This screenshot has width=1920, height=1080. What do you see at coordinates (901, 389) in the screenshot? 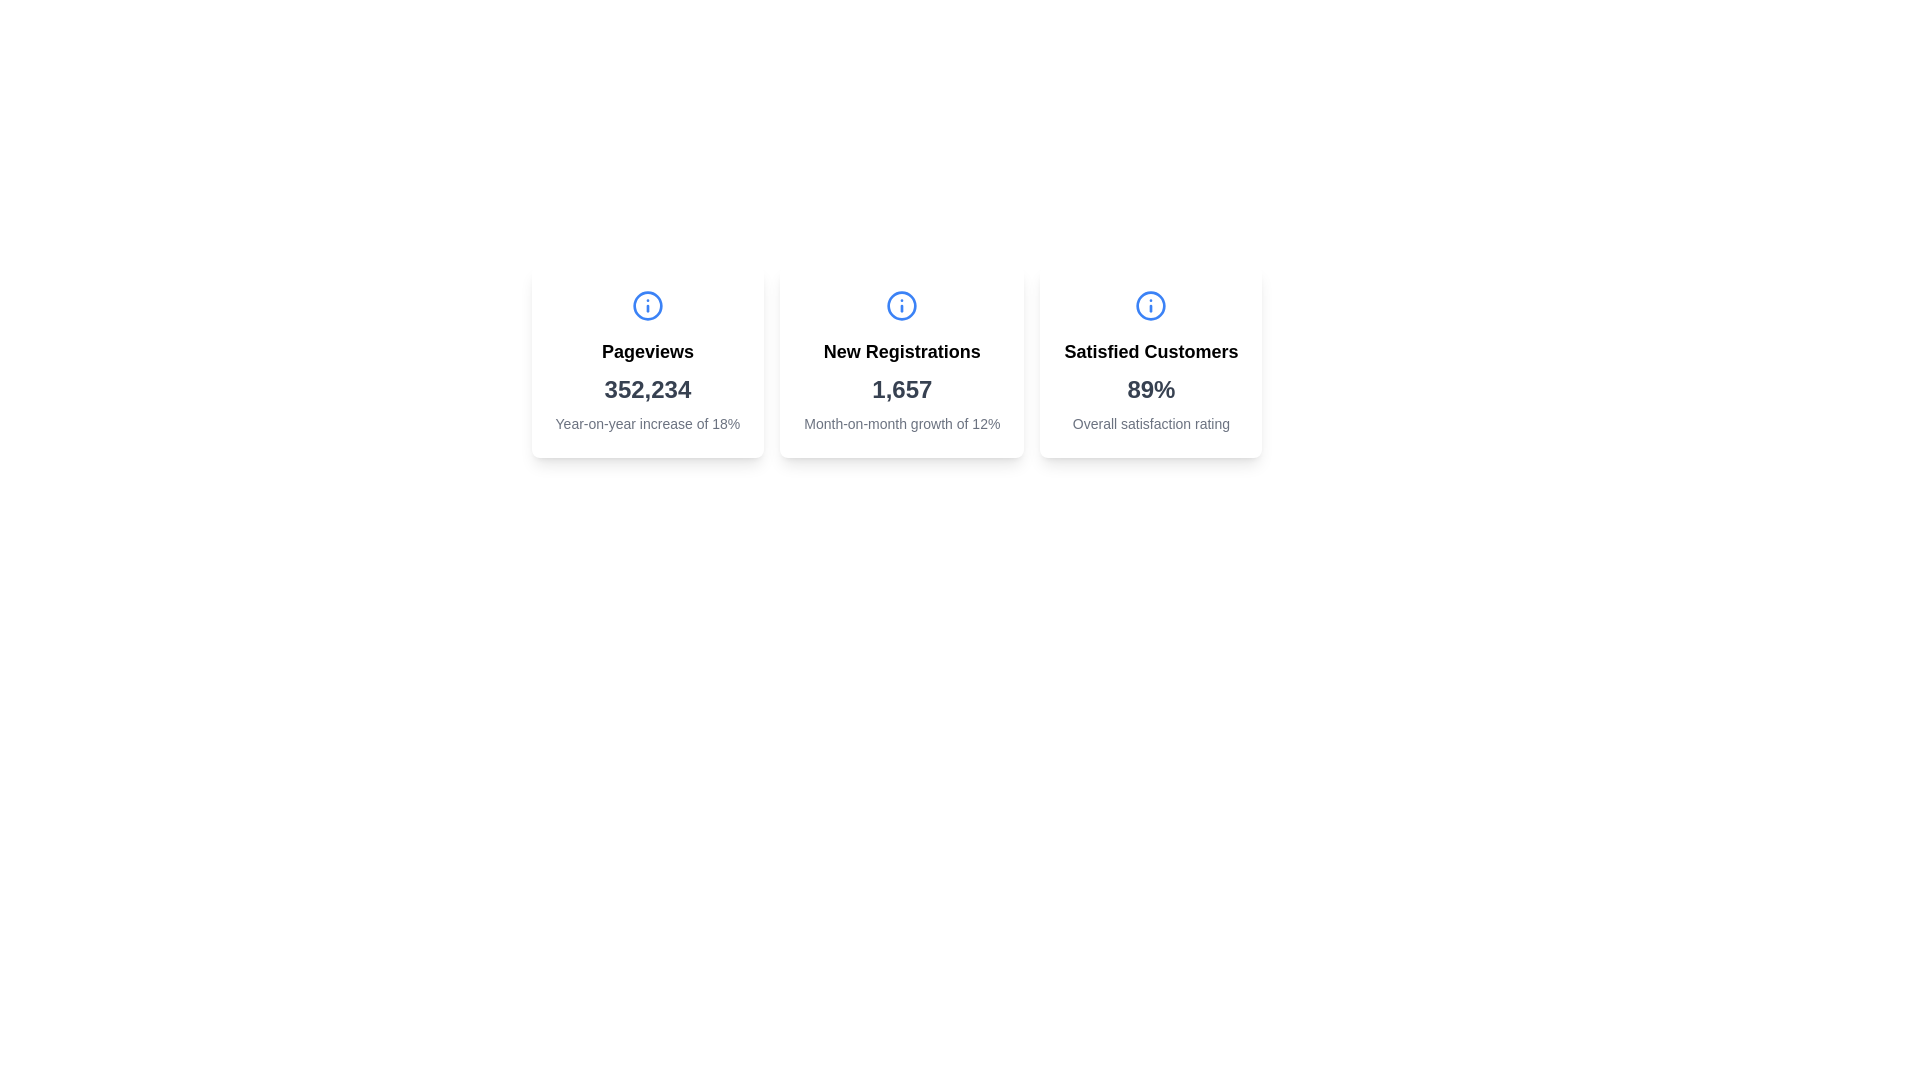
I see `the text element displaying '1,657', which is prominently styled in gray and located below the 'New Registrations' heading` at bounding box center [901, 389].